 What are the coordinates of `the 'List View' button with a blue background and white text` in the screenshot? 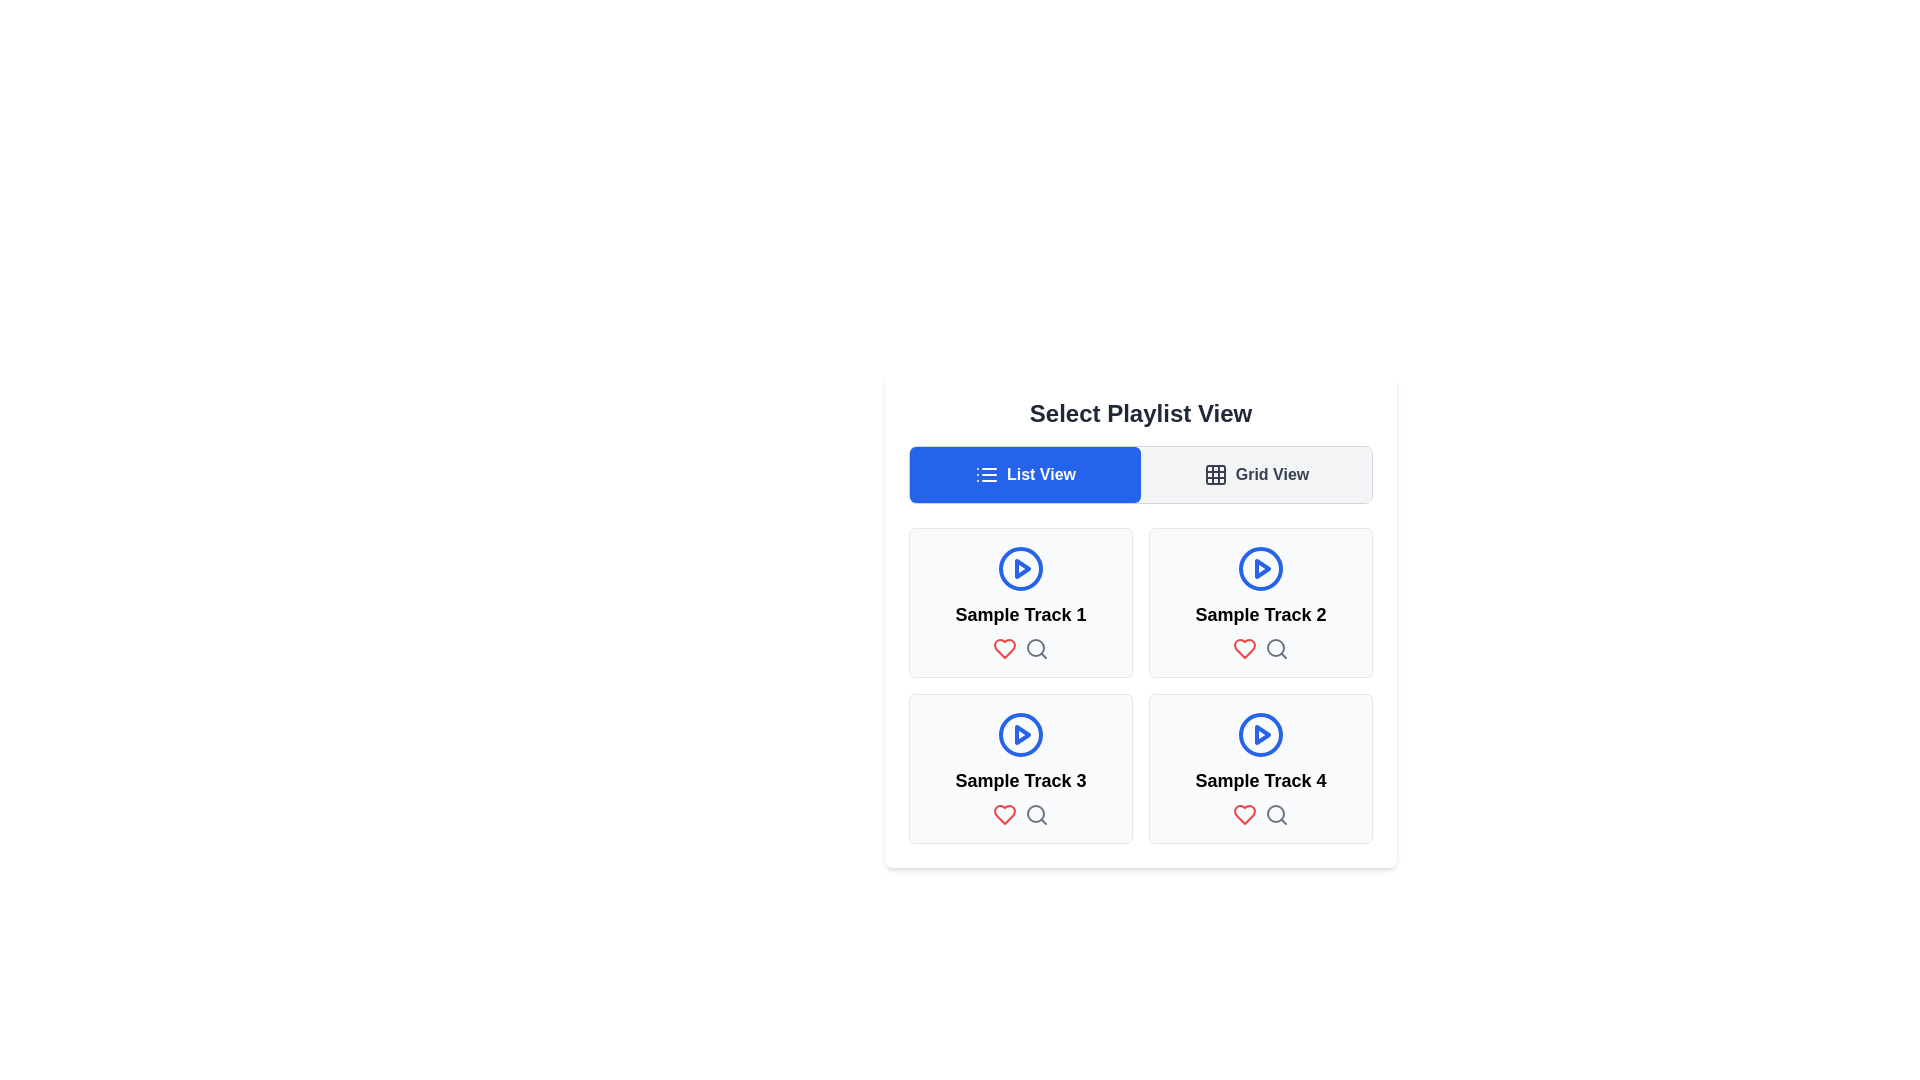 It's located at (1025, 474).